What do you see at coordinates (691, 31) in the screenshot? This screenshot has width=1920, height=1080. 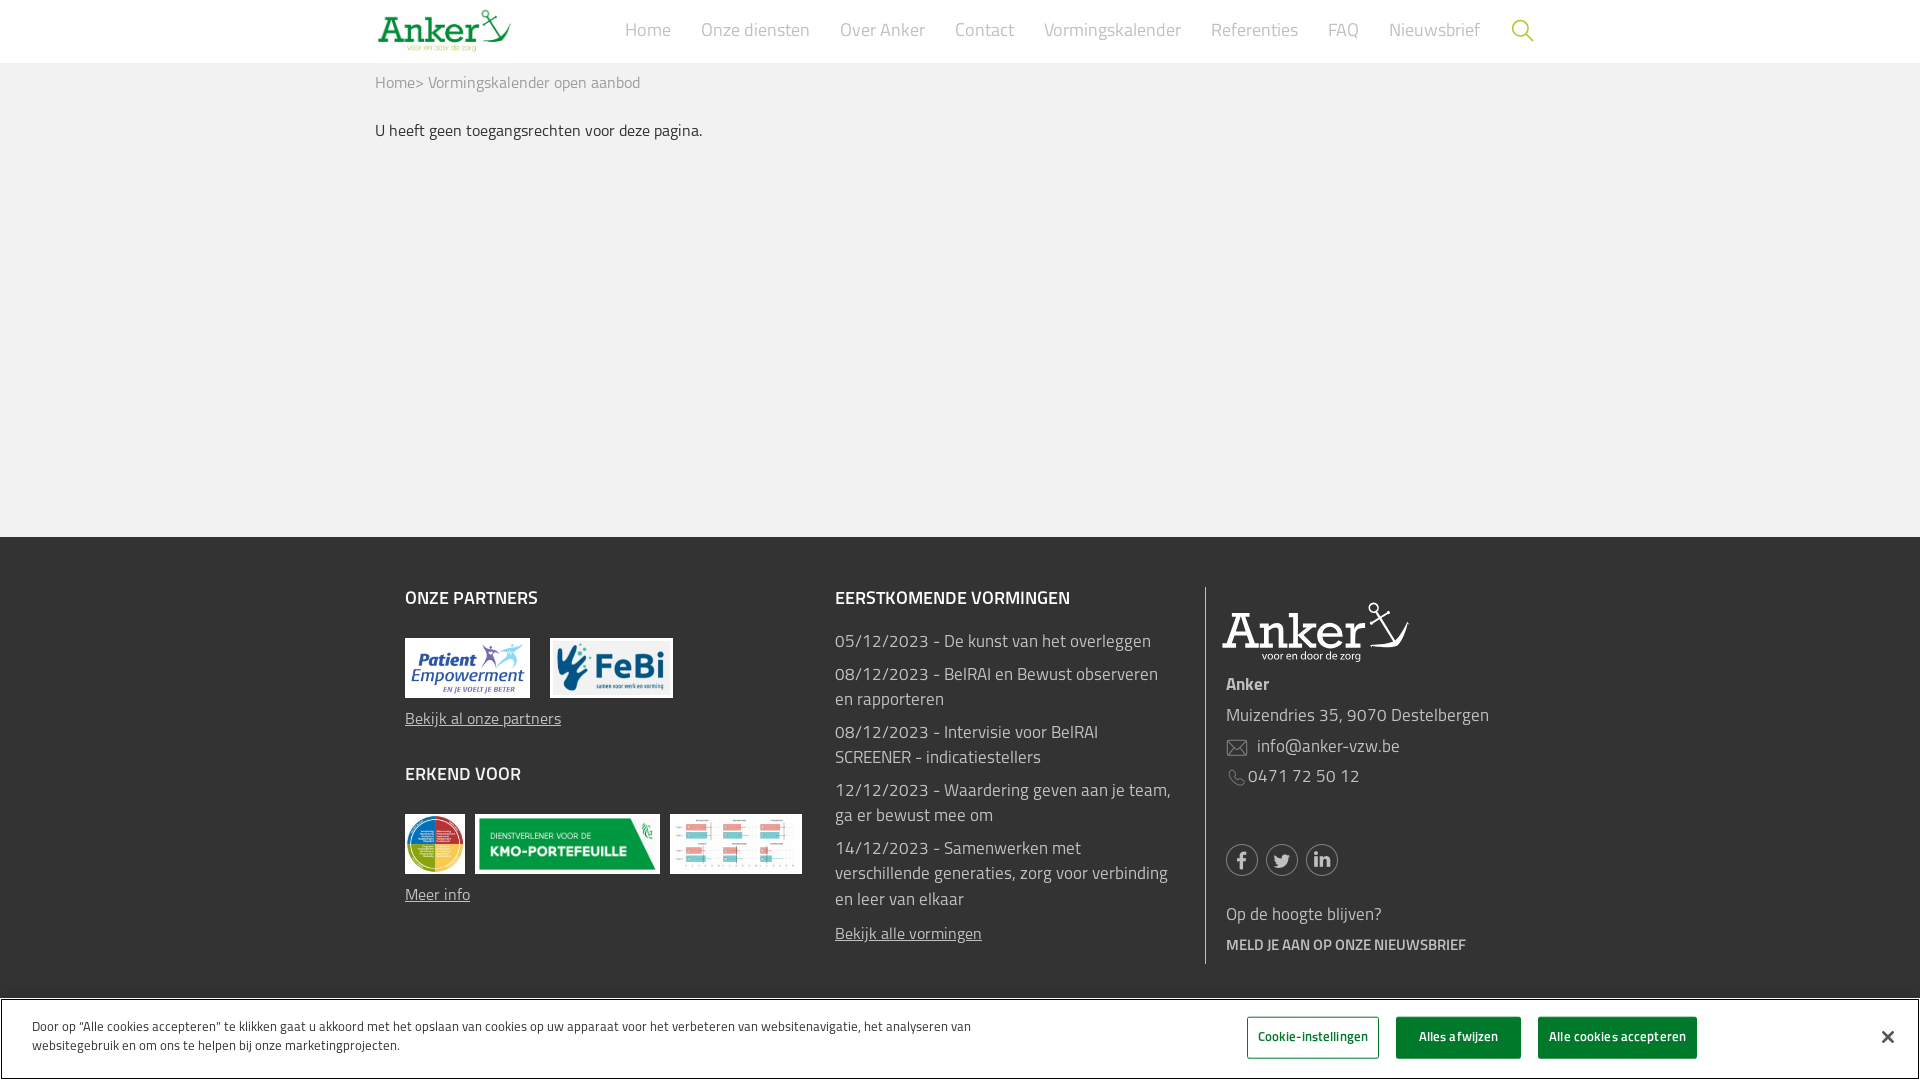 I see `'Onze diensten'` at bounding box center [691, 31].